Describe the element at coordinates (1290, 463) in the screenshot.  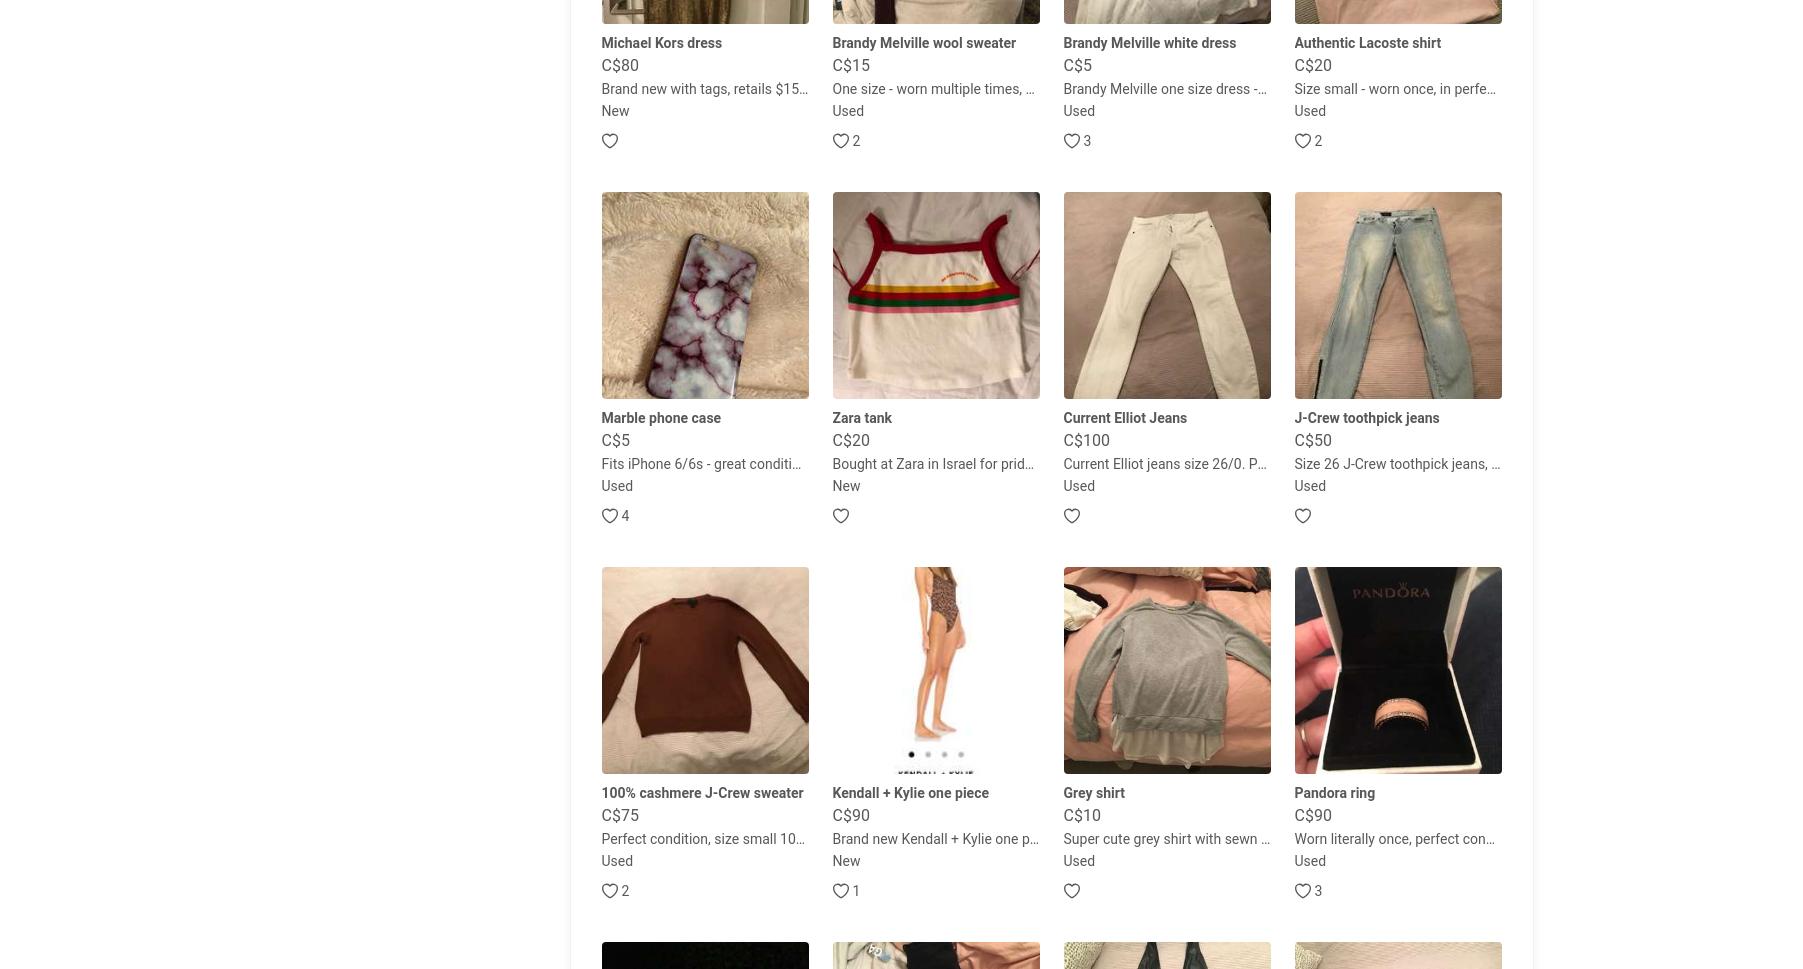
I see `'Current Elliot jeans size 26/0.  Perfect condition - worn a handful of times!'` at that location.